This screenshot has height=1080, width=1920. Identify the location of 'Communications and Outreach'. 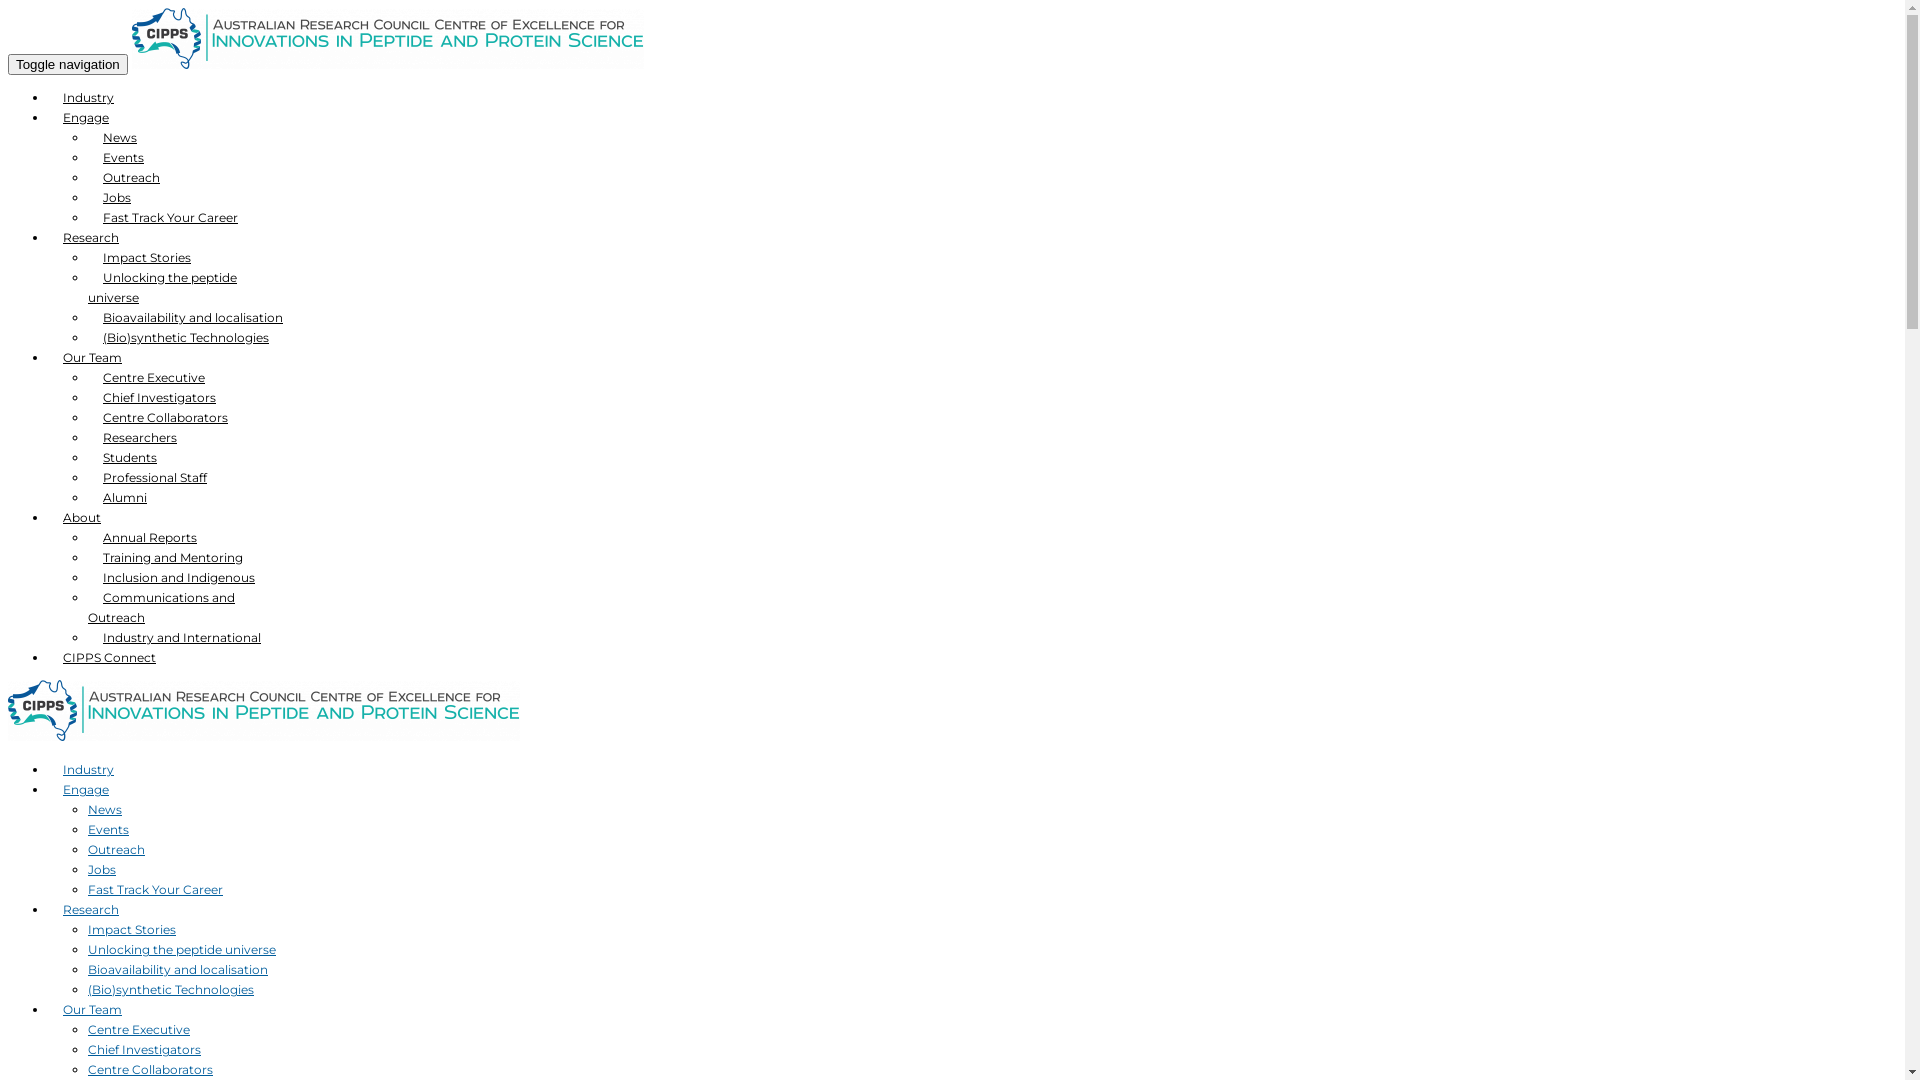
(161, 606).